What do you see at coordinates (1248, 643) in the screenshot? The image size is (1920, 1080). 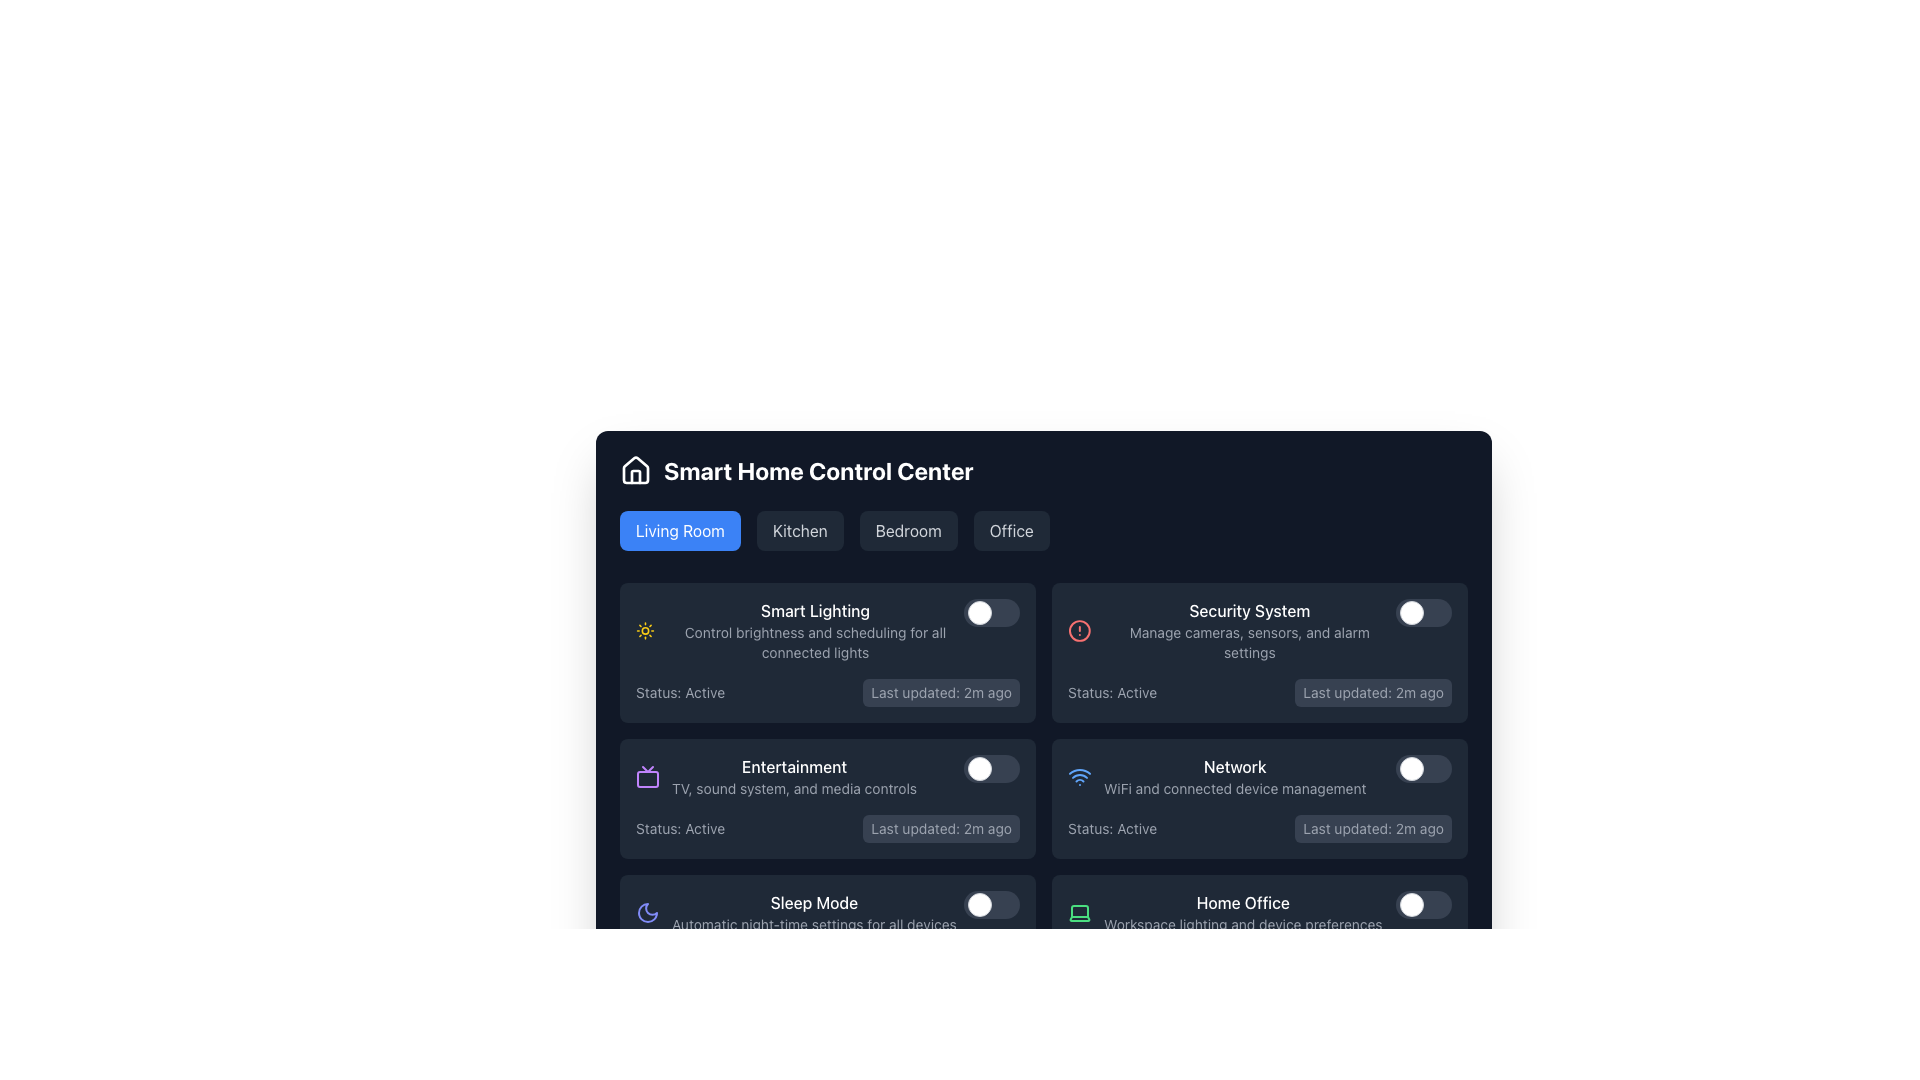 I see `the static text reading 'Manage cameras, sensors, and alarm settings' located below the heading 'Security System' within the card labeled 'Security System'` at bounding box center [1248, 643].